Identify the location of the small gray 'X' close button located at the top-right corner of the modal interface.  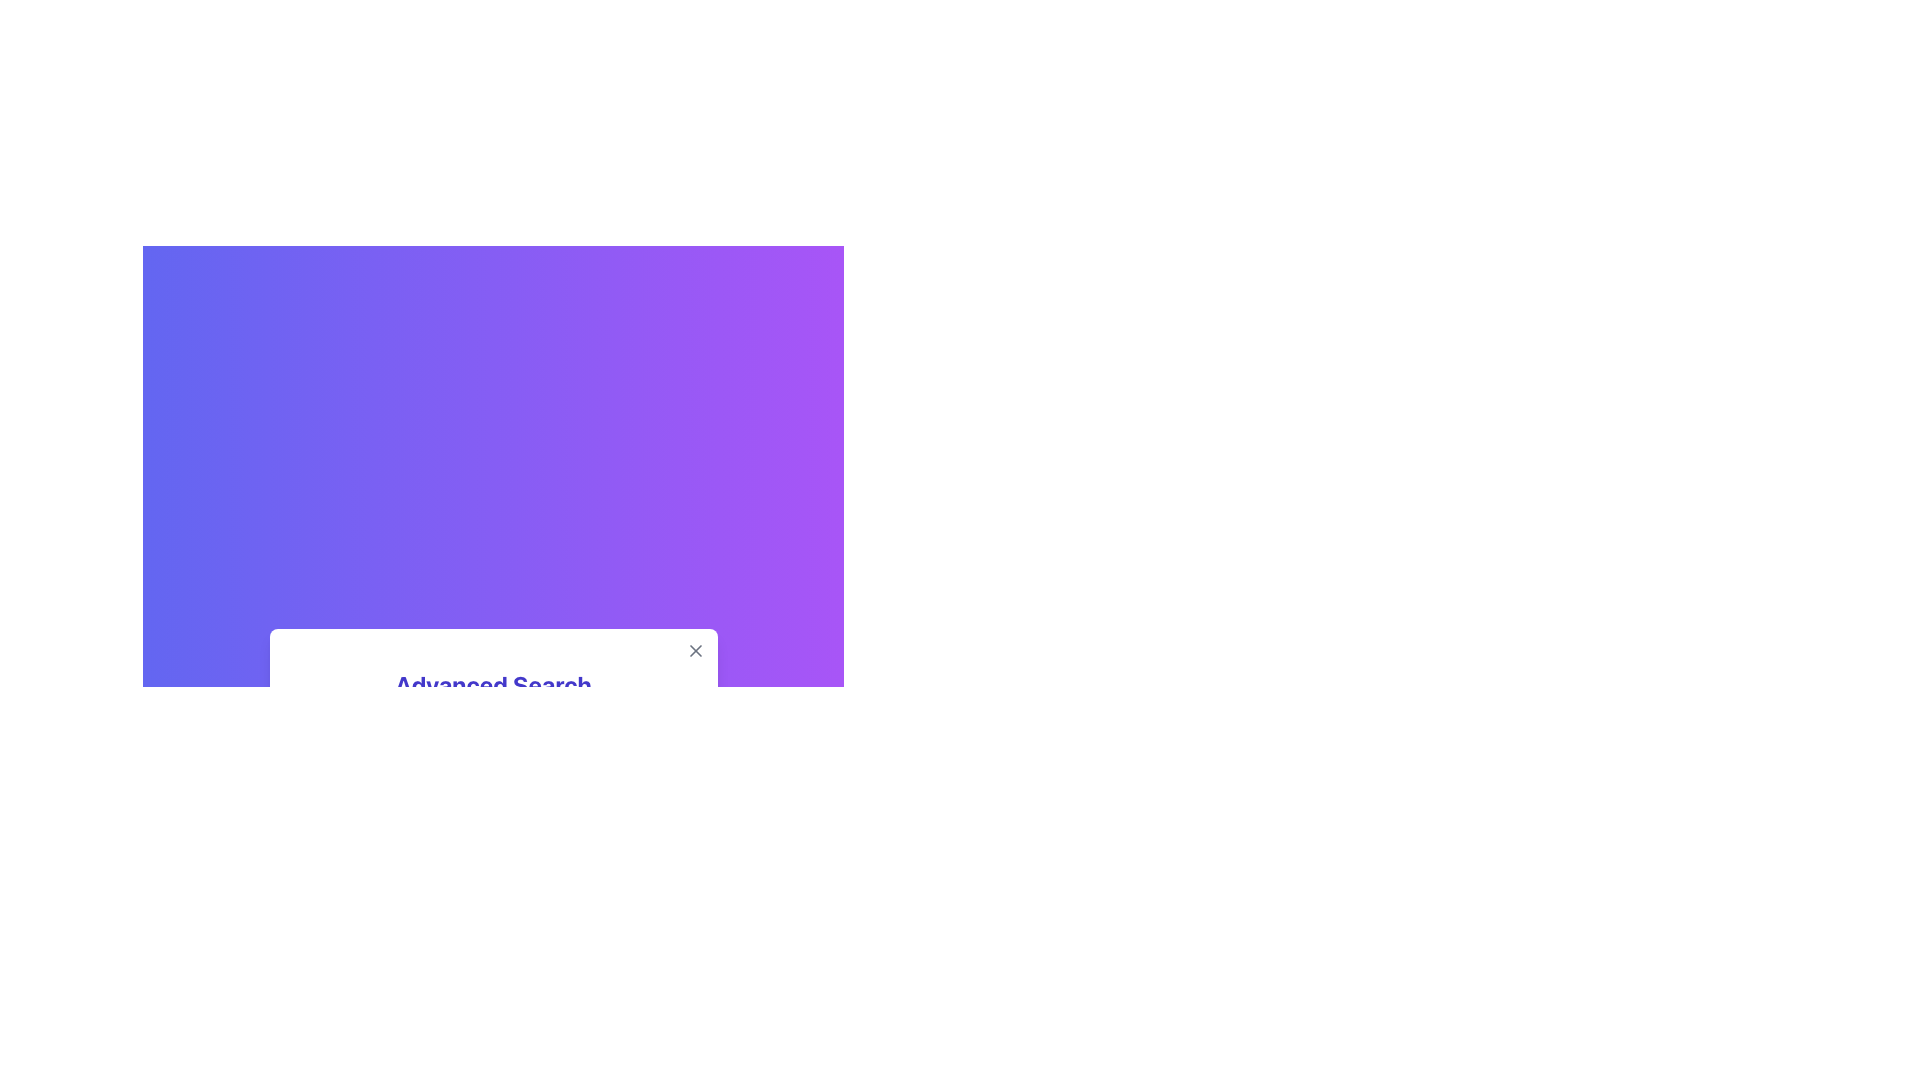
(695, 651).